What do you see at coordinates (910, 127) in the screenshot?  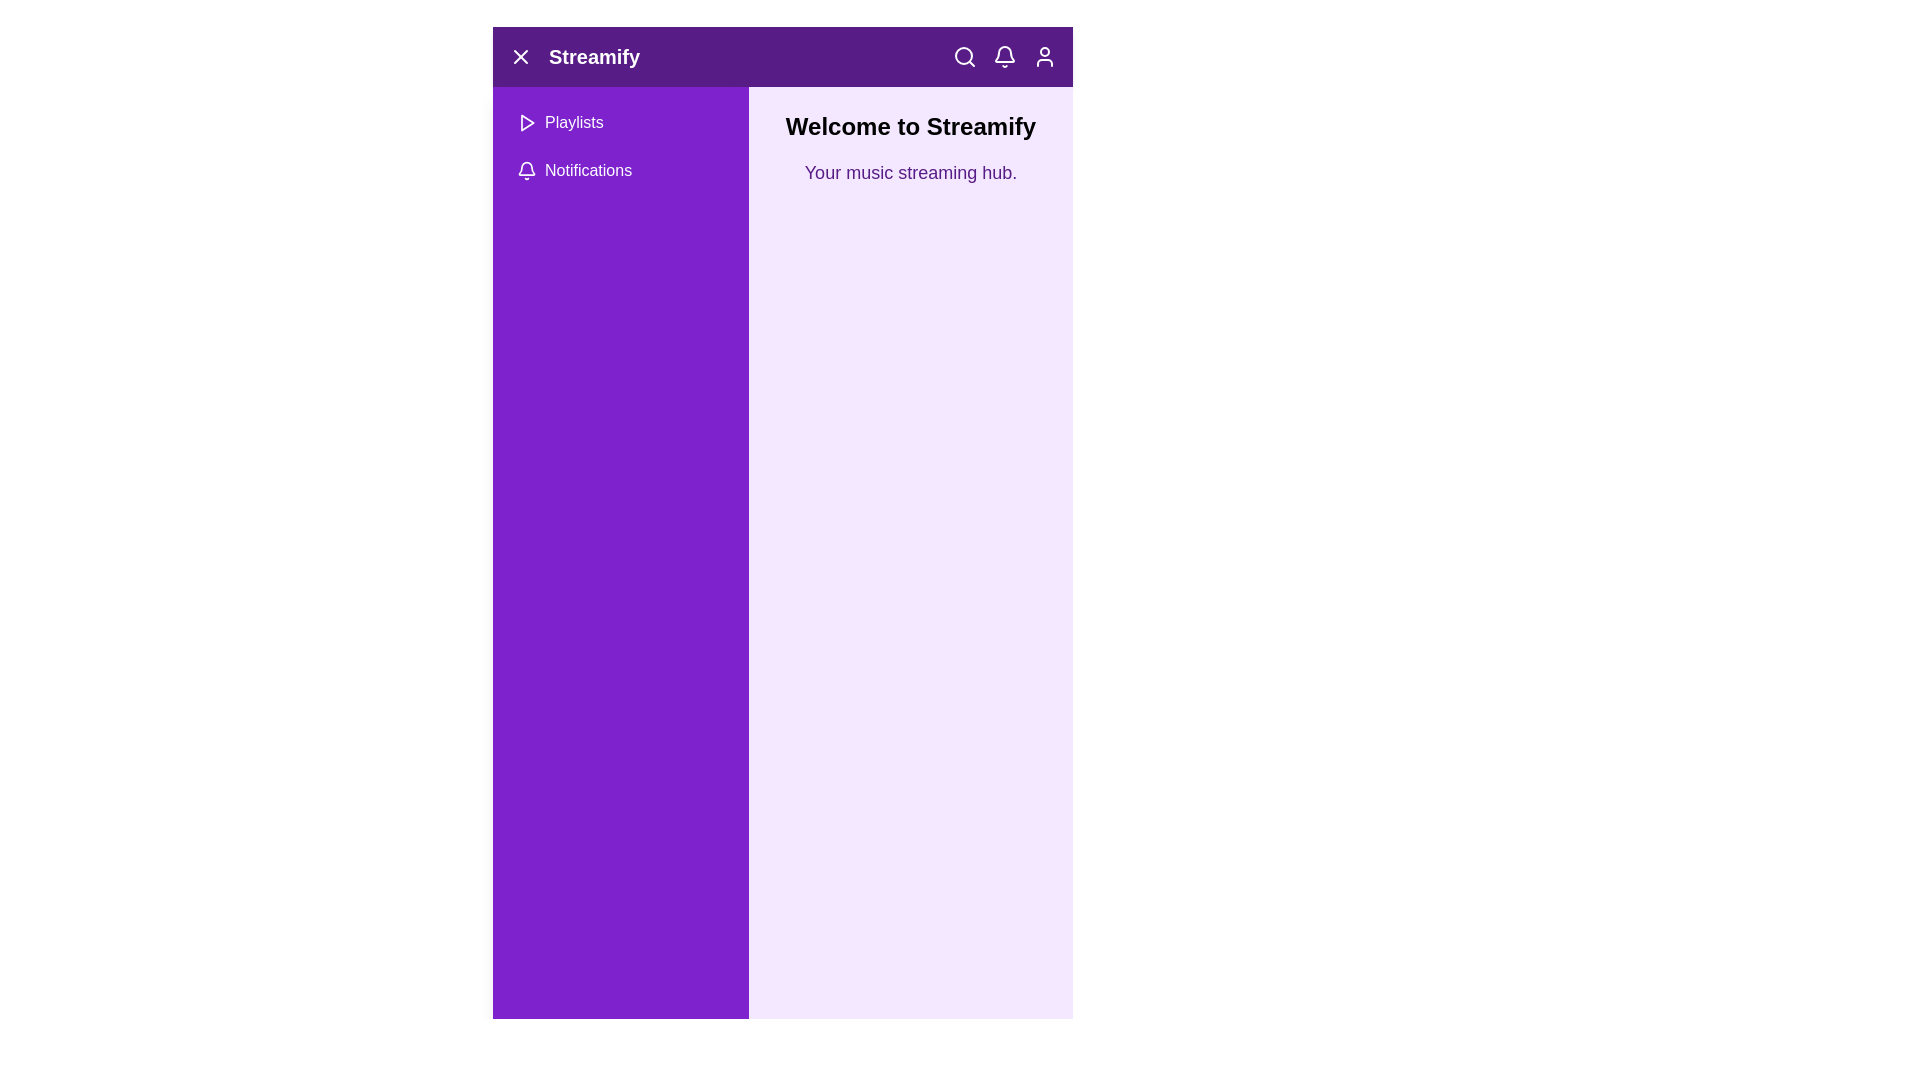 I see `header text displaying 'Welcome to Streamify', which is styled in bold, sans-serif font and positioned at the top right of the layout` at bounding box center [910, 127].